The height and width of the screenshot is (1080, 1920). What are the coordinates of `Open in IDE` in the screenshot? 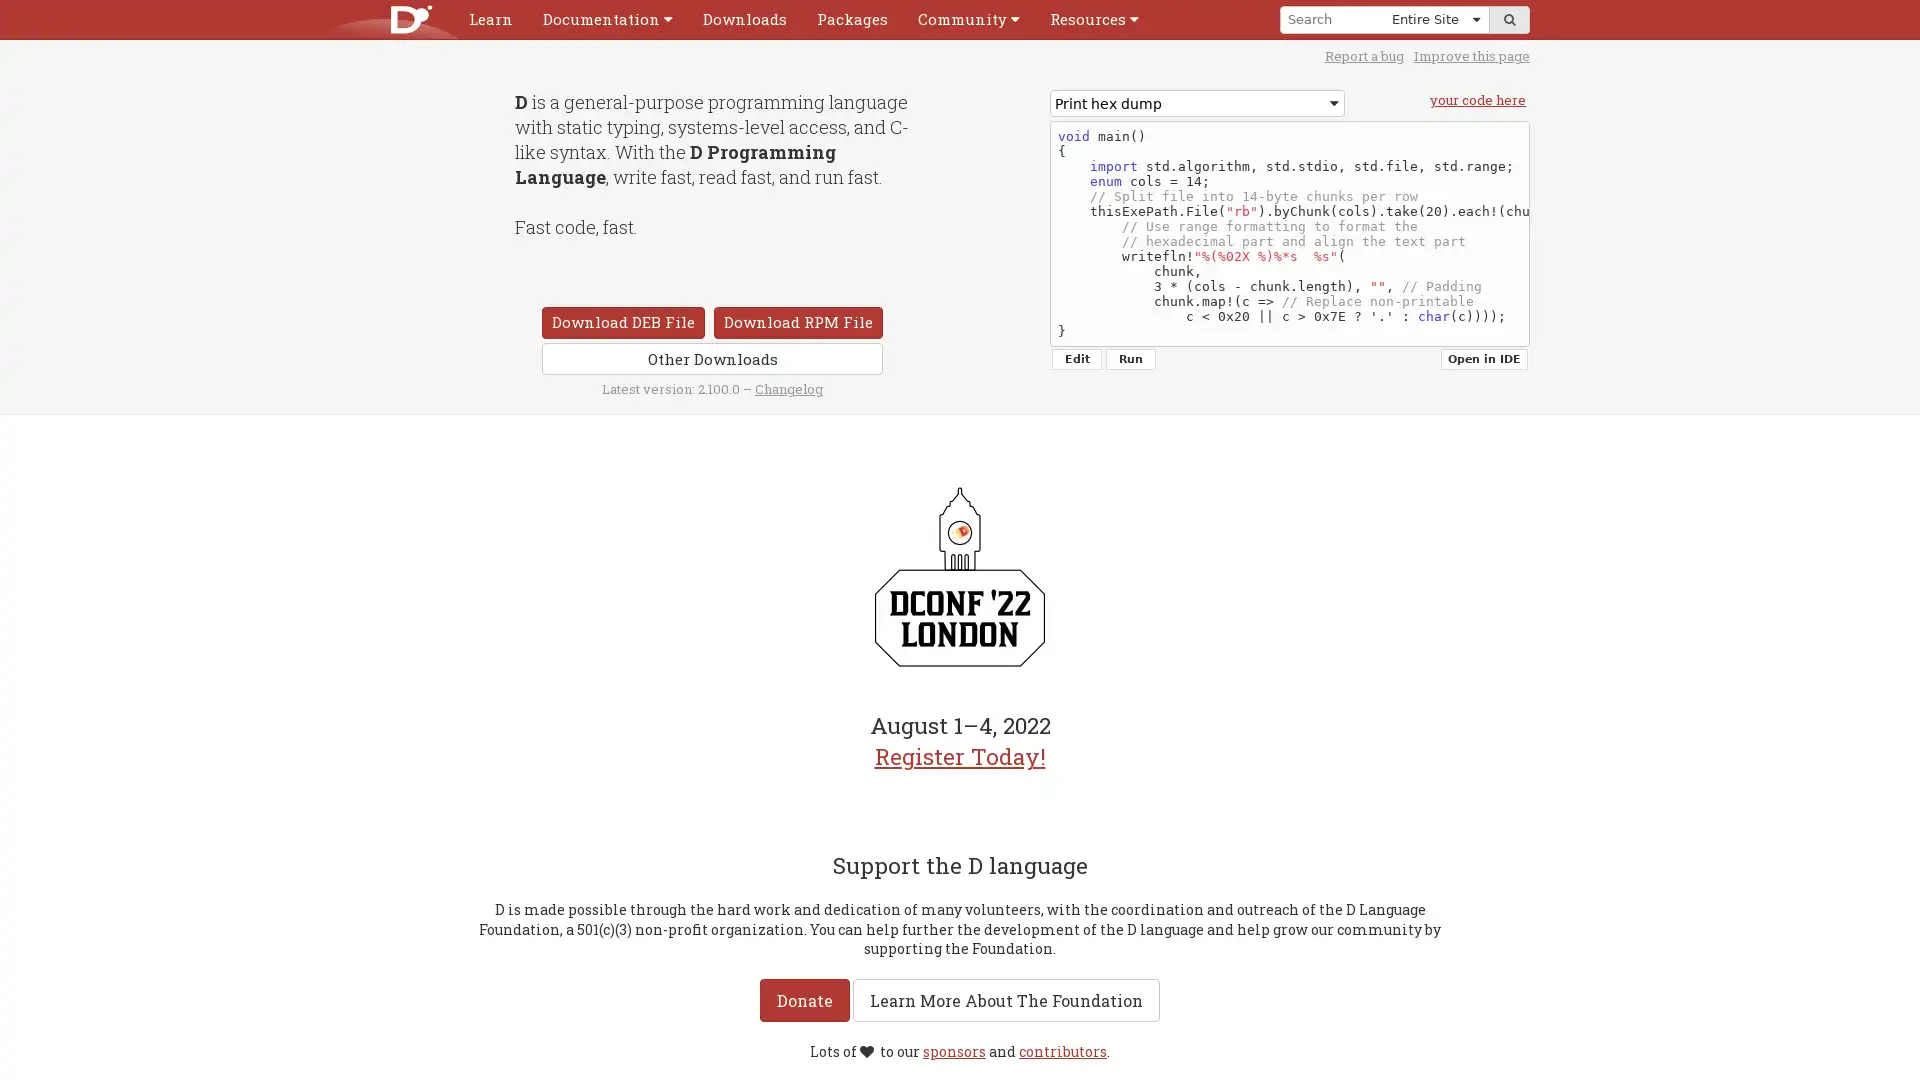 It's located at (1484, 358).